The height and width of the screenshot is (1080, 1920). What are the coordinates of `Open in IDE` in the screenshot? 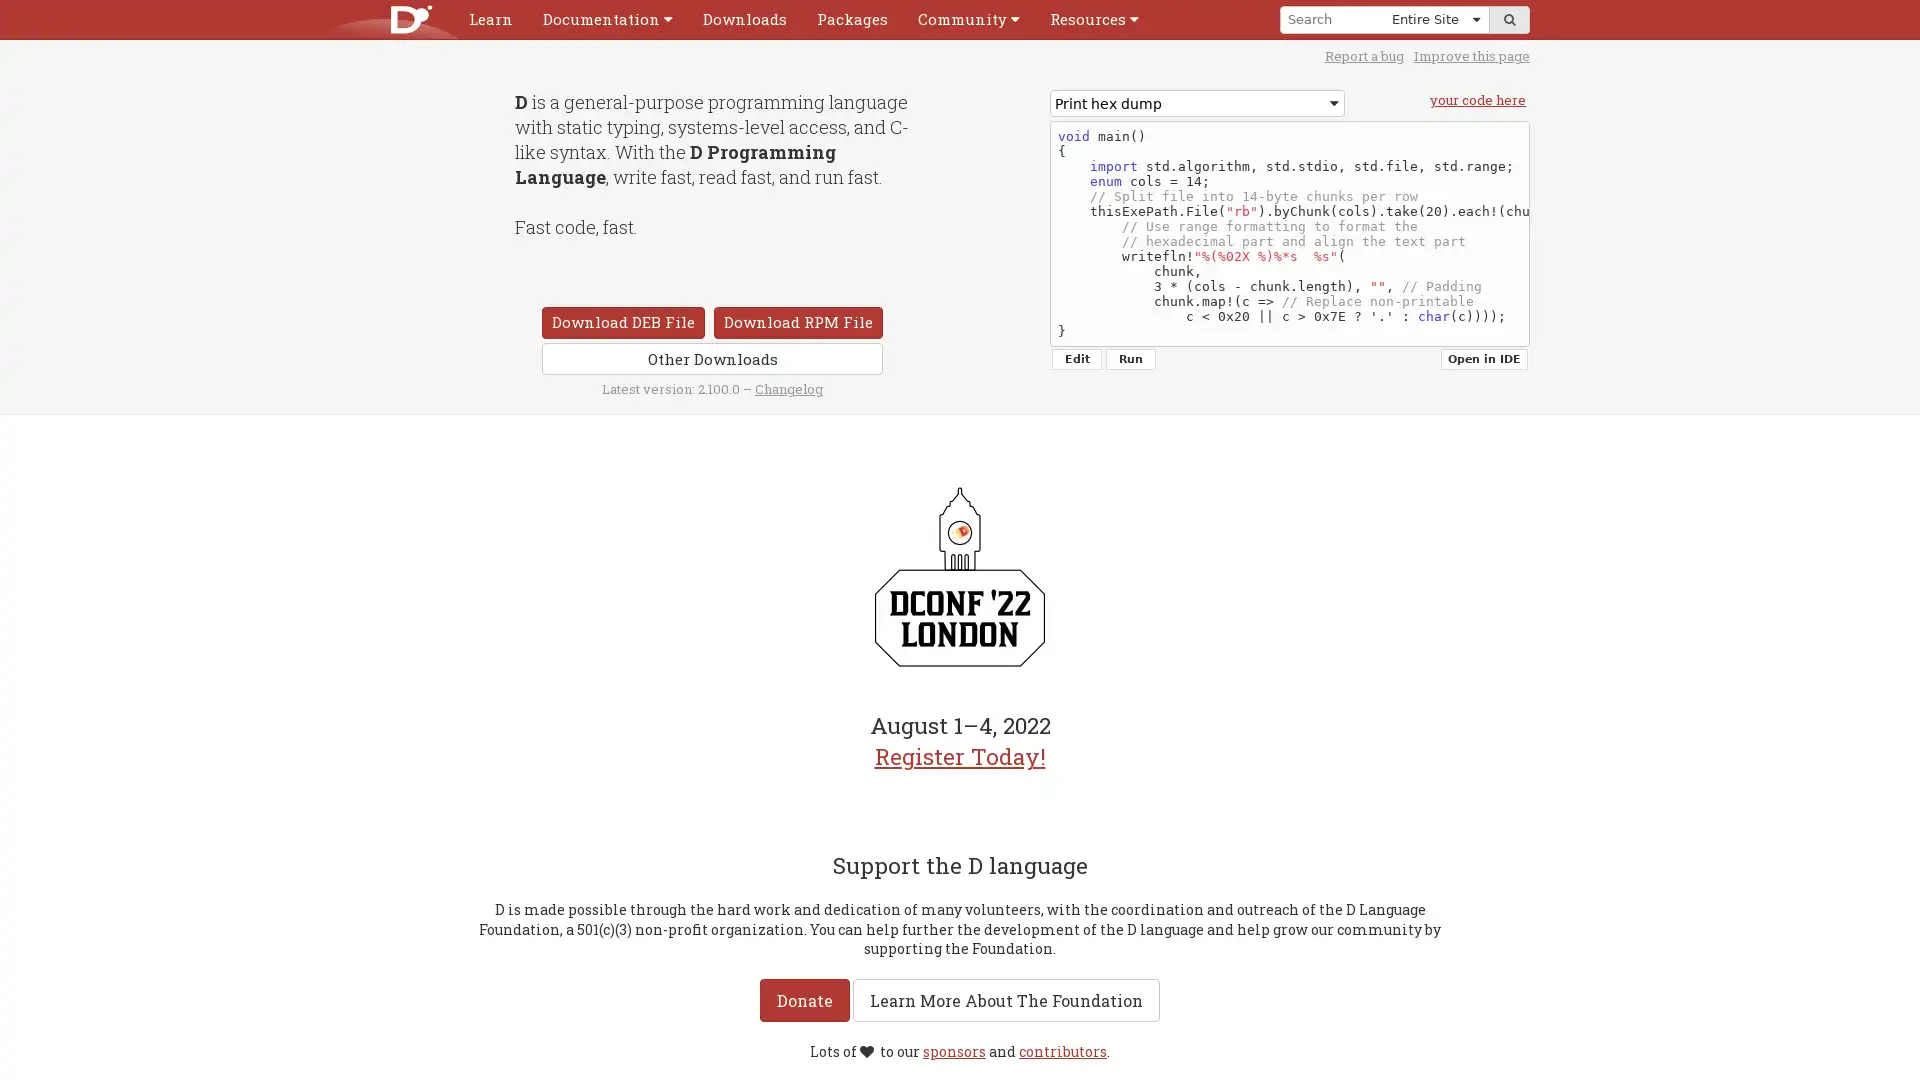 It's located at (1484, 358).